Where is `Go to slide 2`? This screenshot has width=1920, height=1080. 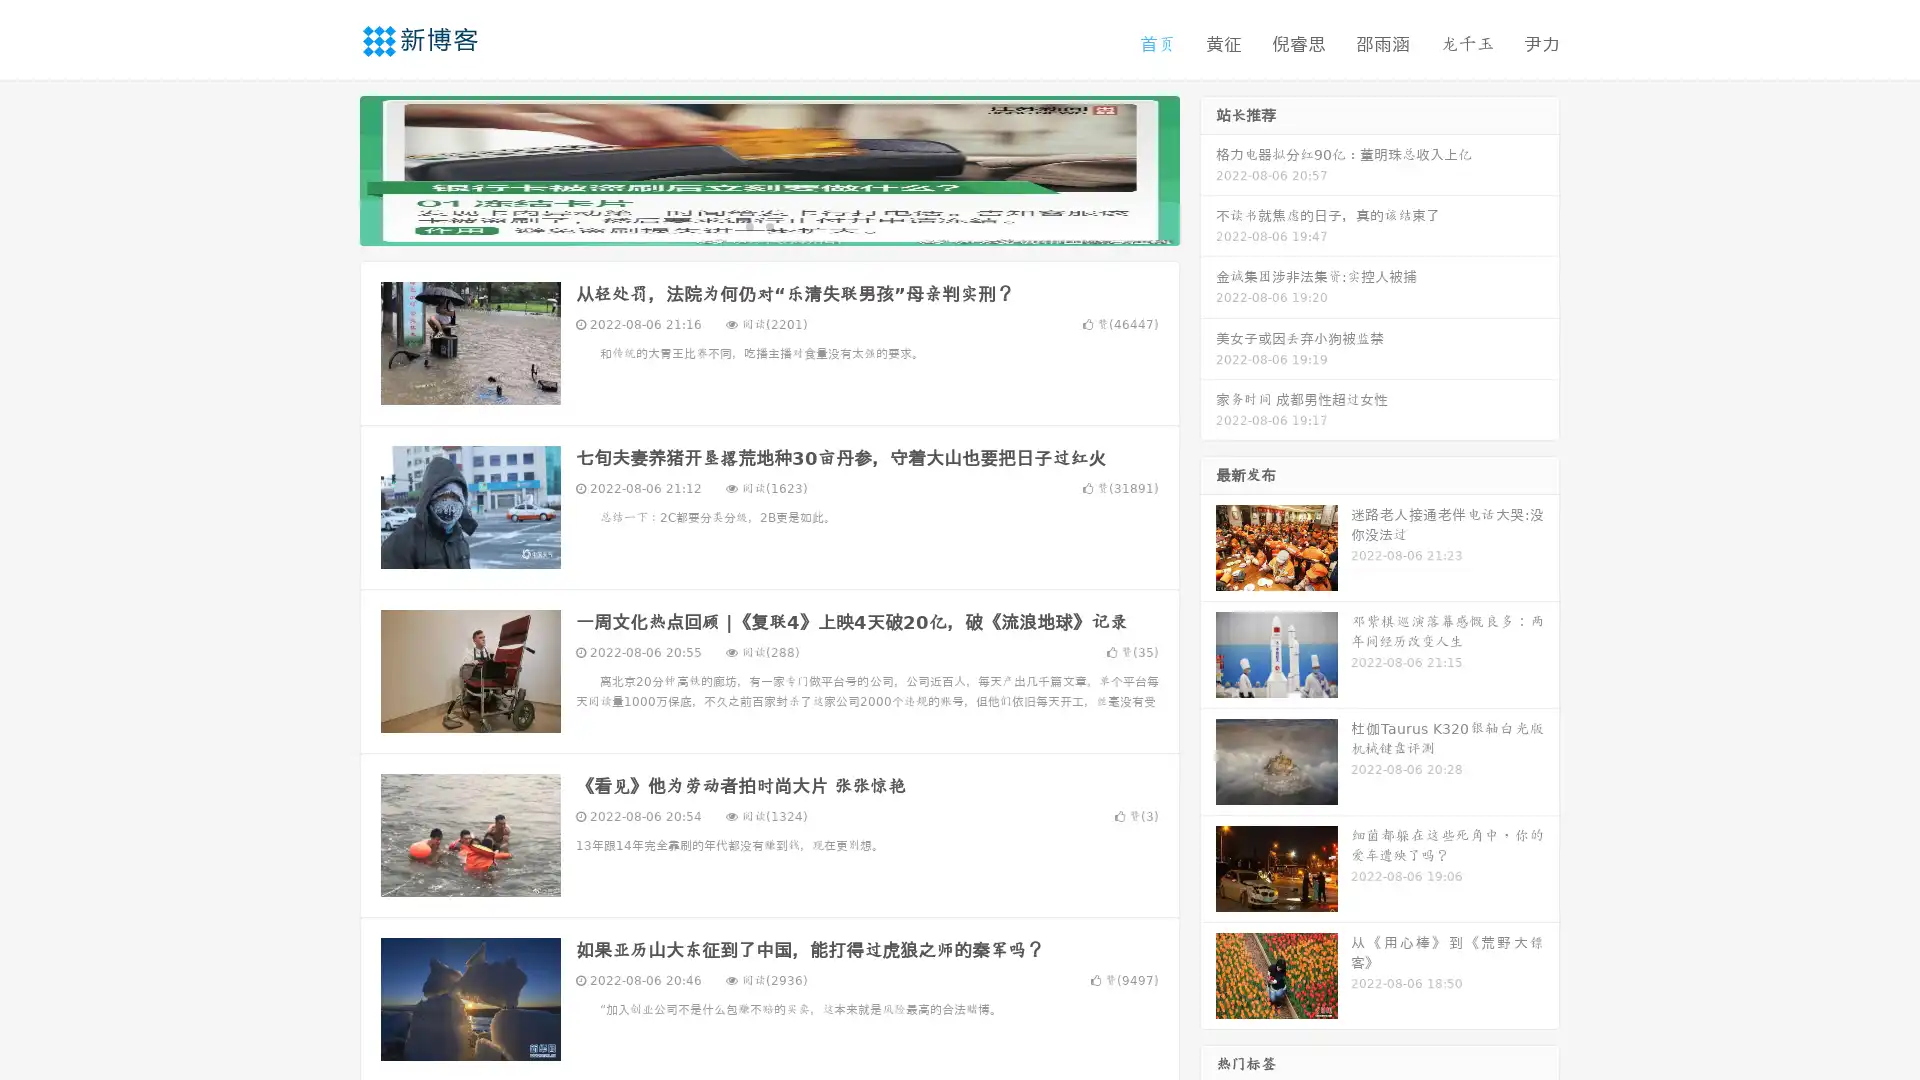
Go to slide 2 is located at coordinates (768, 225).